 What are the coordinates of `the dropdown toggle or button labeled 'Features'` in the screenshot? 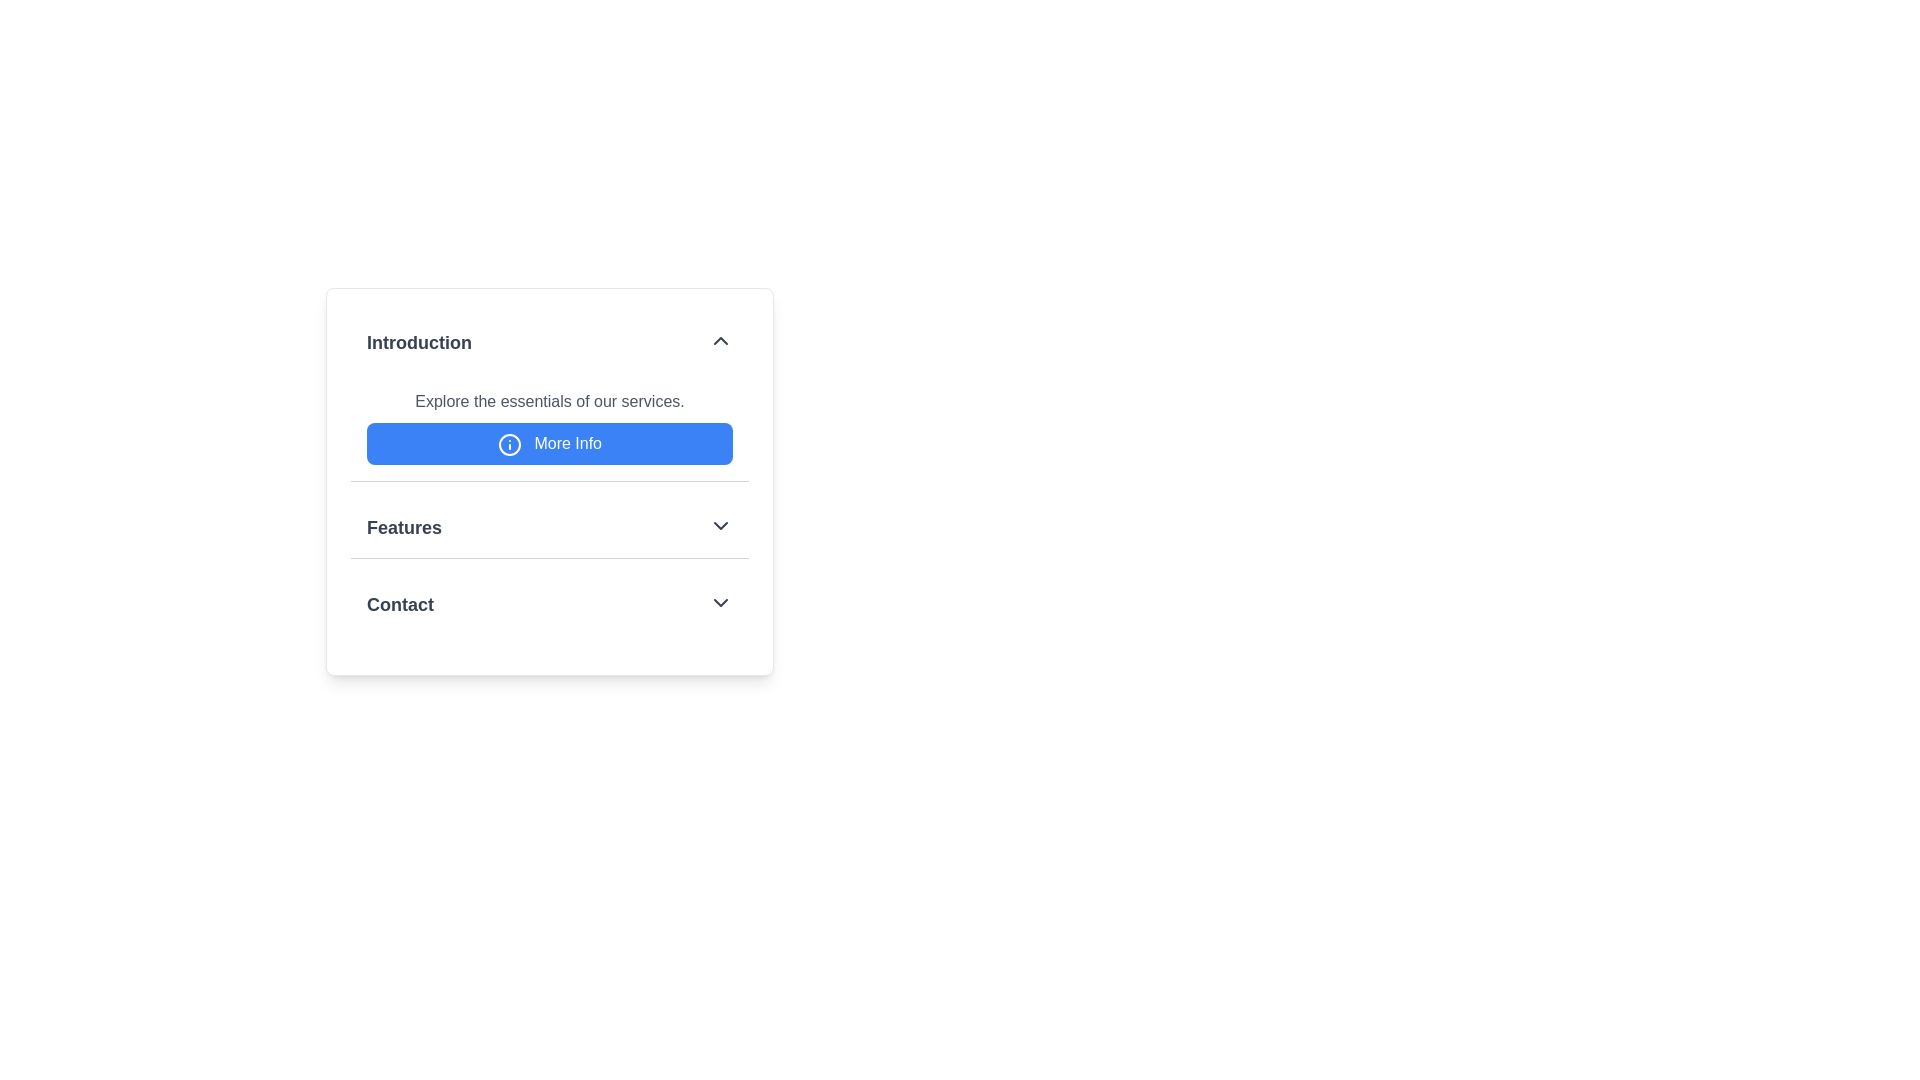 It's located at (550, 527).